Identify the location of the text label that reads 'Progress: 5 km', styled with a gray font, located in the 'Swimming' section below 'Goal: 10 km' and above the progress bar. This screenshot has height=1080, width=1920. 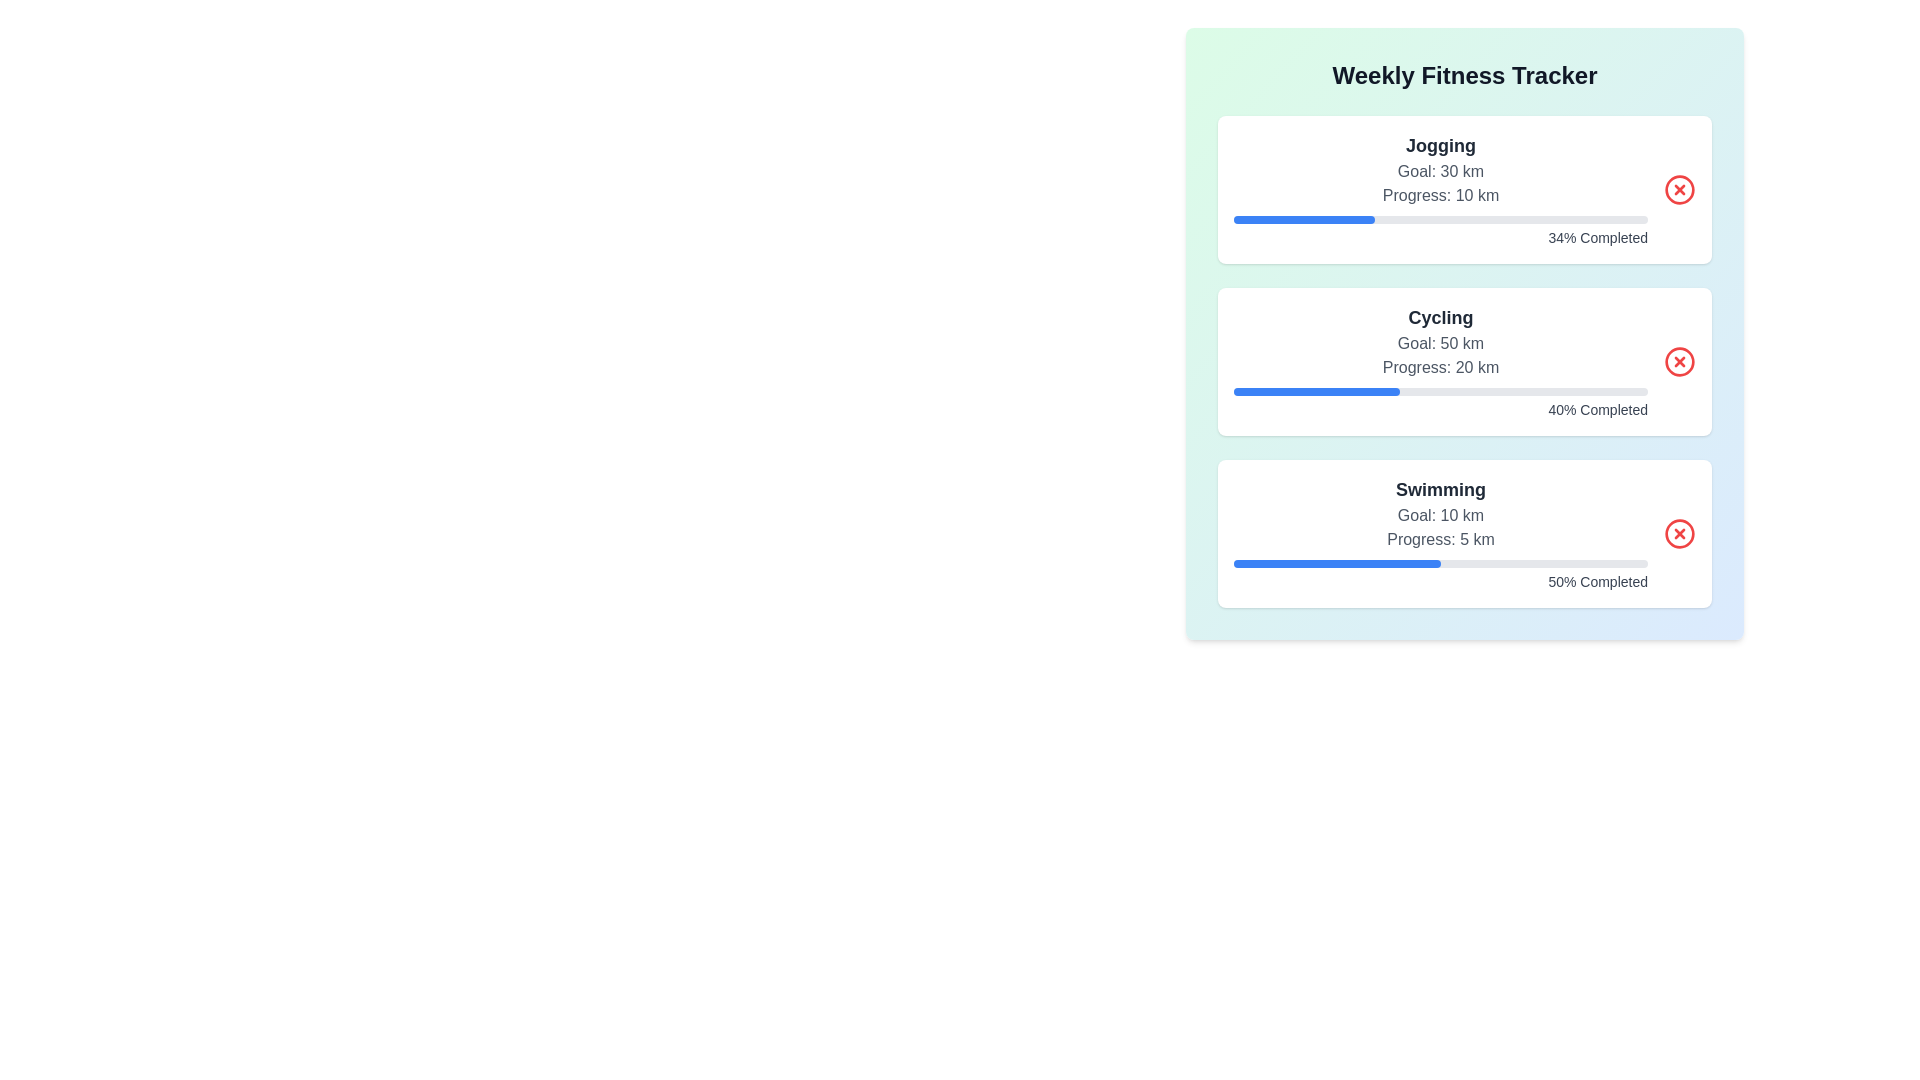
(1440, 540).